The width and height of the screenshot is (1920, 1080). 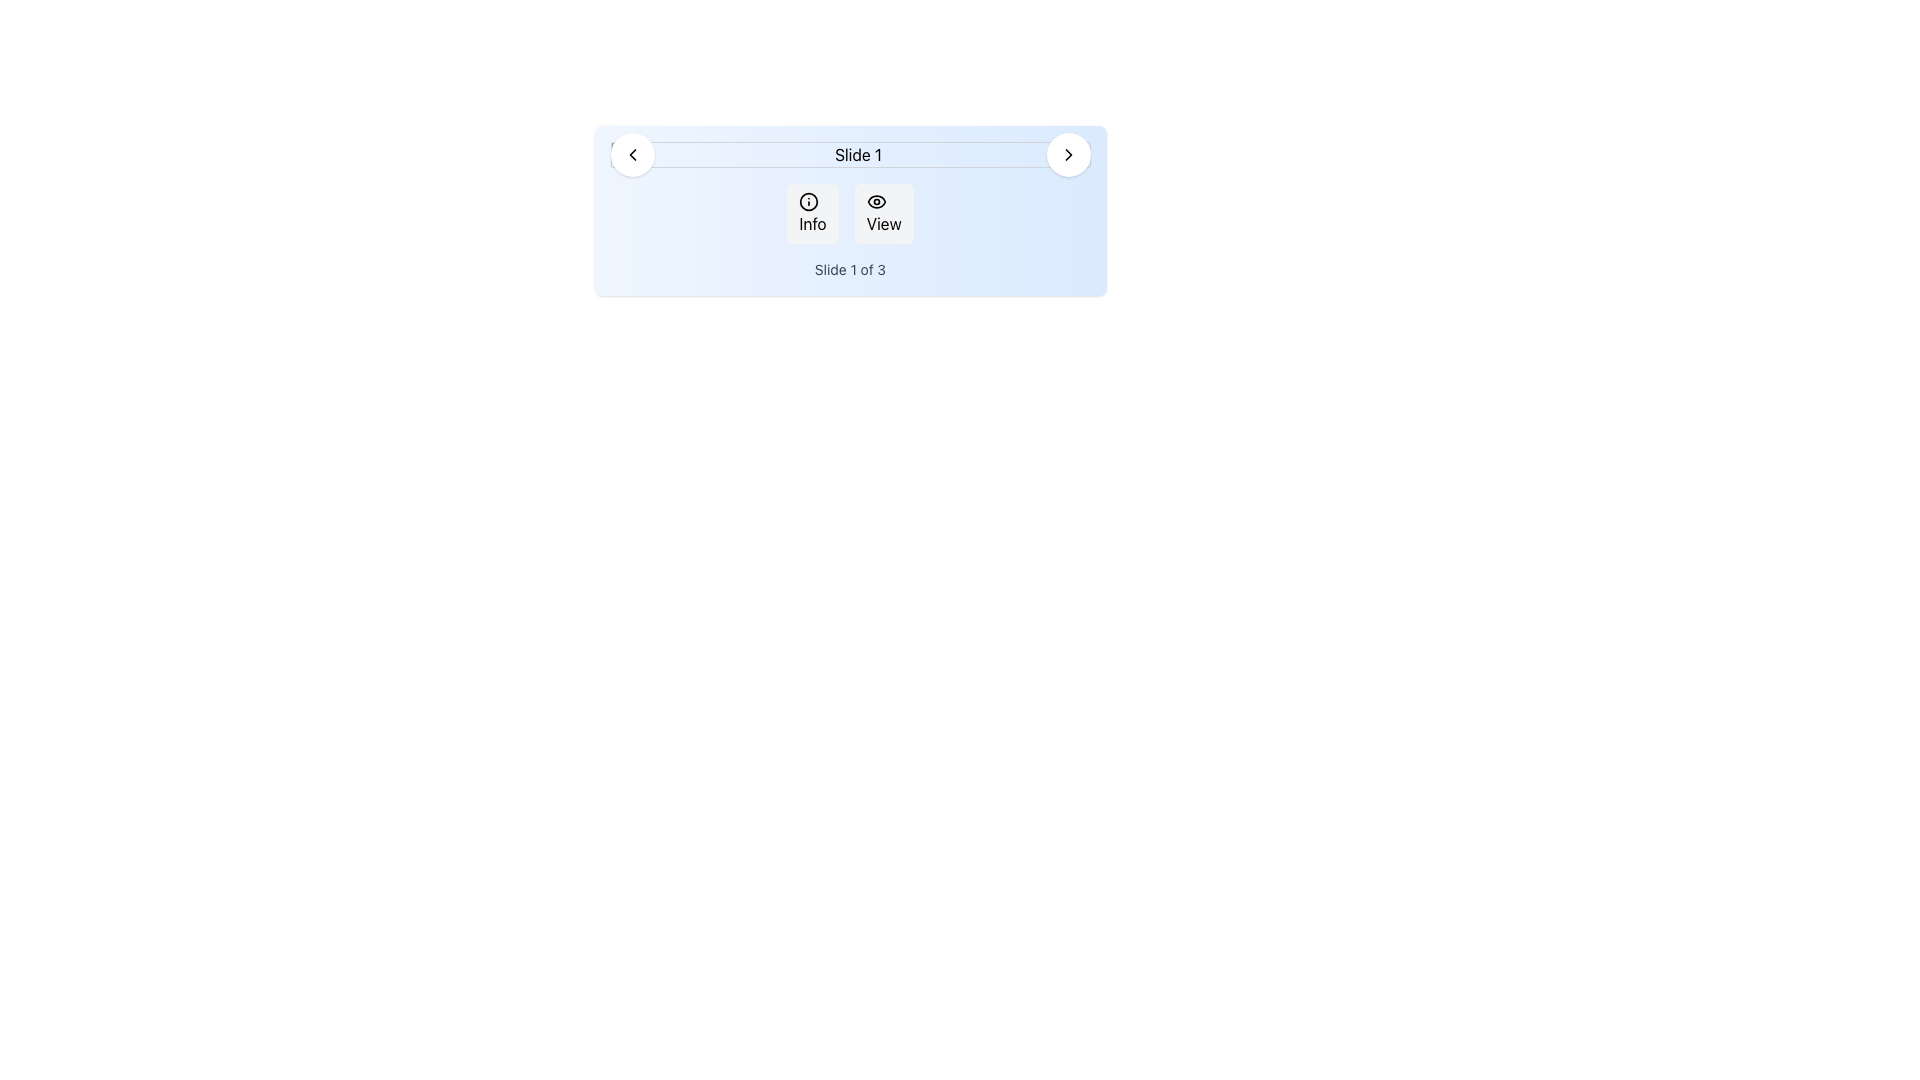 What do you see at coordinates (631, 153) in the screenshot?
I see `the left-pointing arrow icon within the circular button on the navigation bar` at bounding box center [631, 153].